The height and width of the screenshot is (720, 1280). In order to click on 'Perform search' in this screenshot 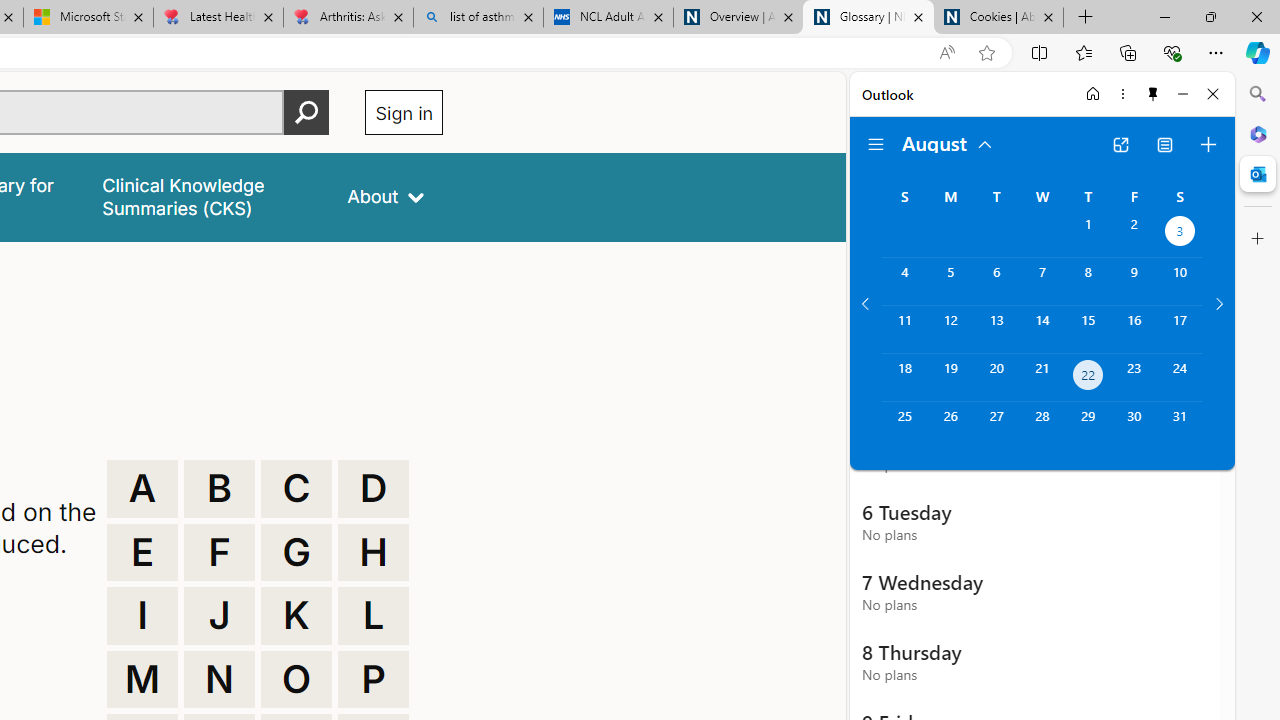, I will do `click(306, 112)`.